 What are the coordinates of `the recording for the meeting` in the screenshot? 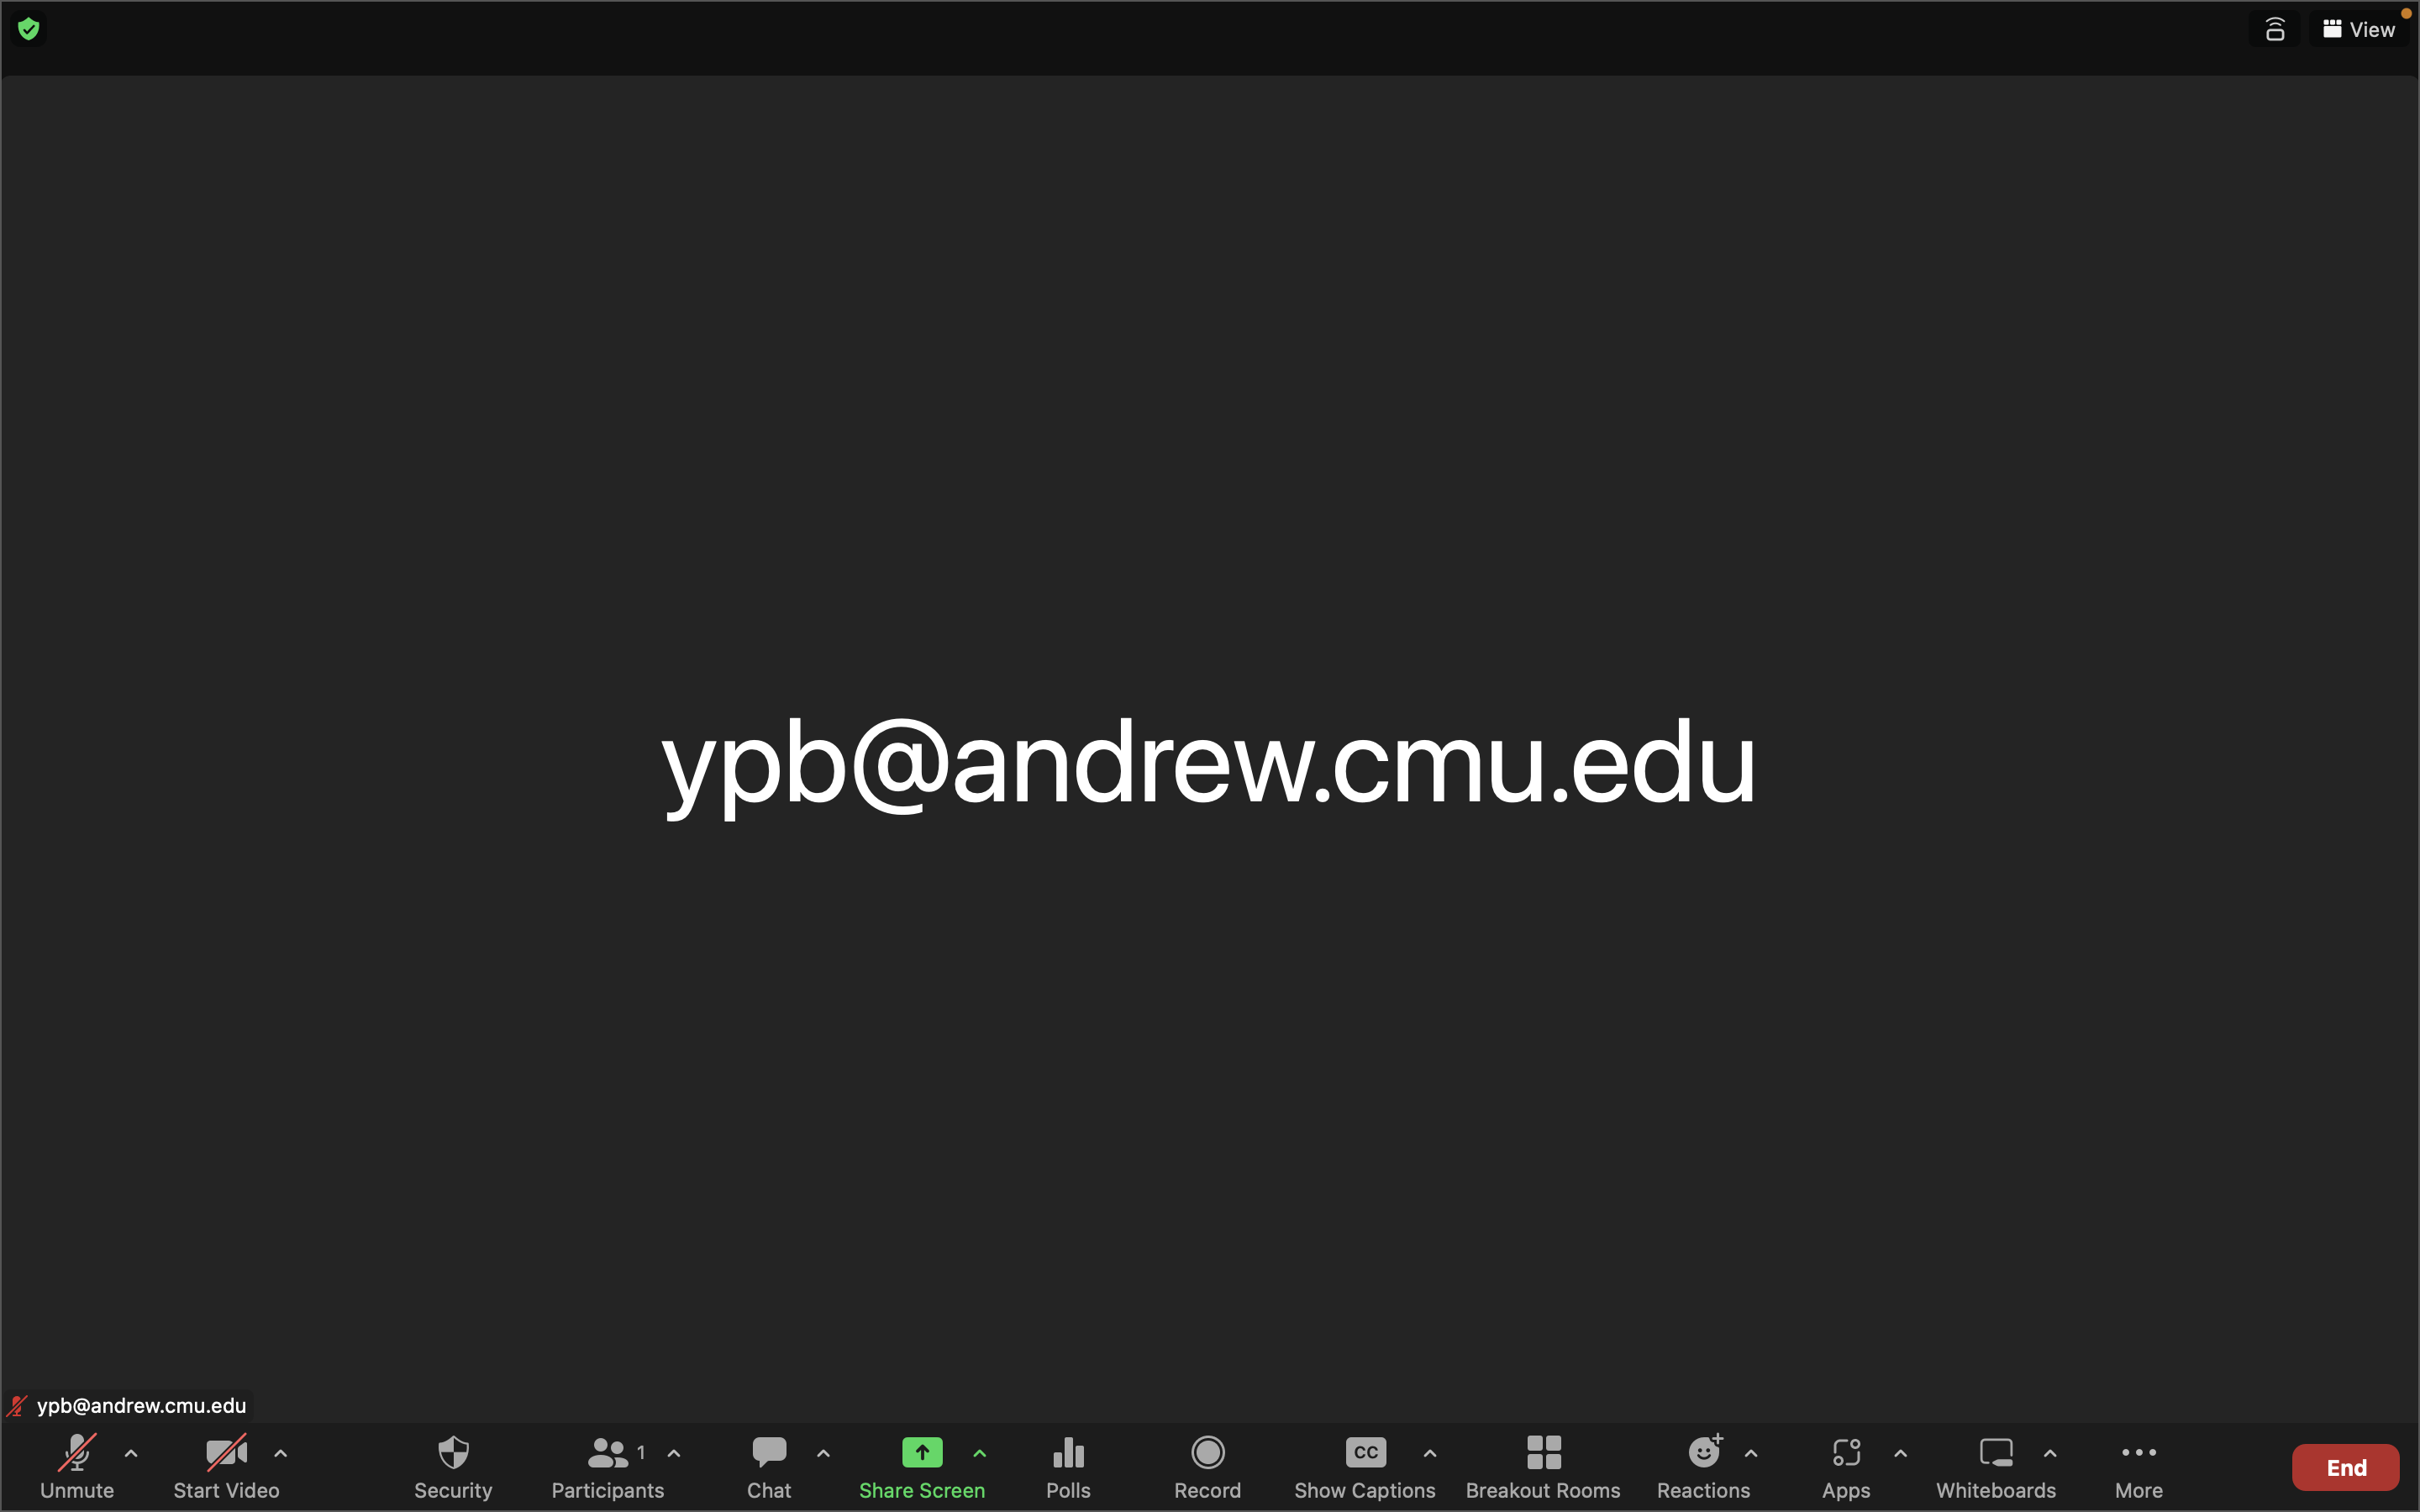 It's located at (1210, 1465).